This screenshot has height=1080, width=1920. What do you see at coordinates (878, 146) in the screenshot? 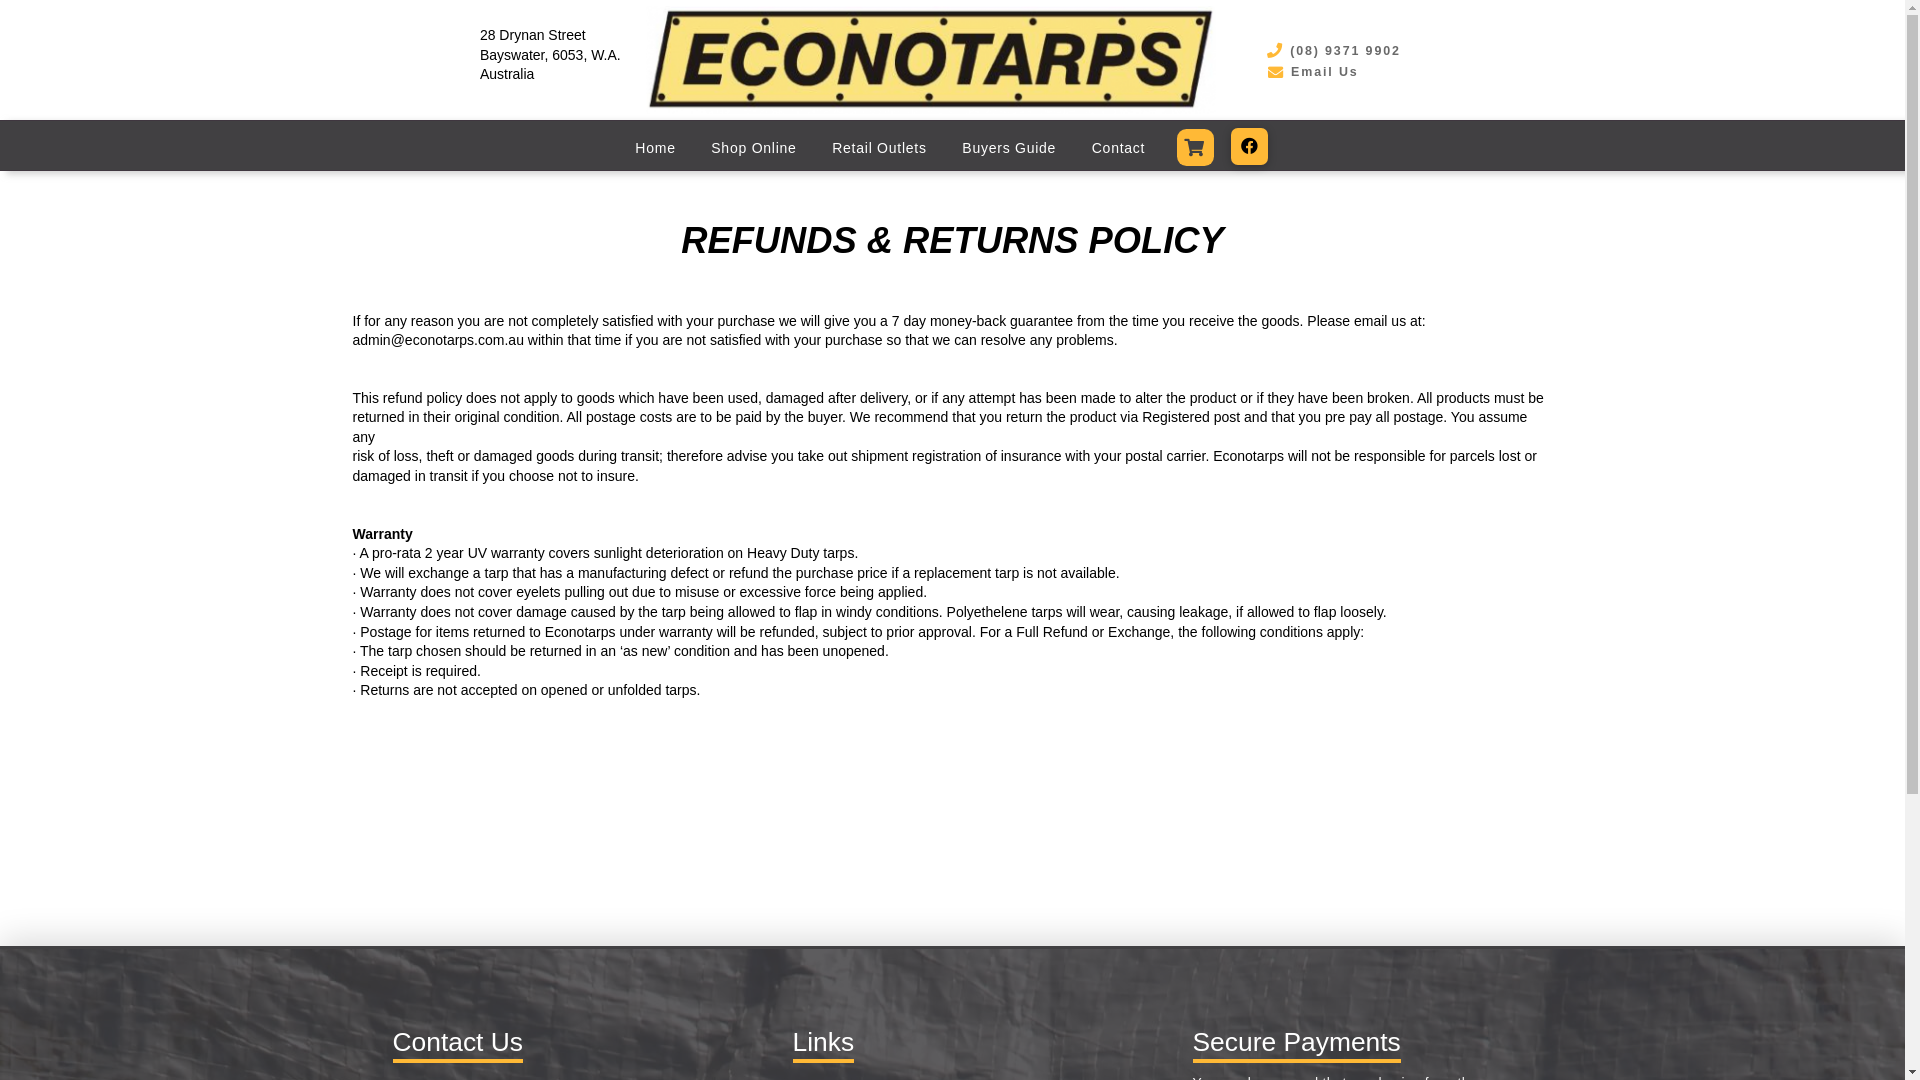
I see `'Retail Outlets'` at bounding box center [878, 146].